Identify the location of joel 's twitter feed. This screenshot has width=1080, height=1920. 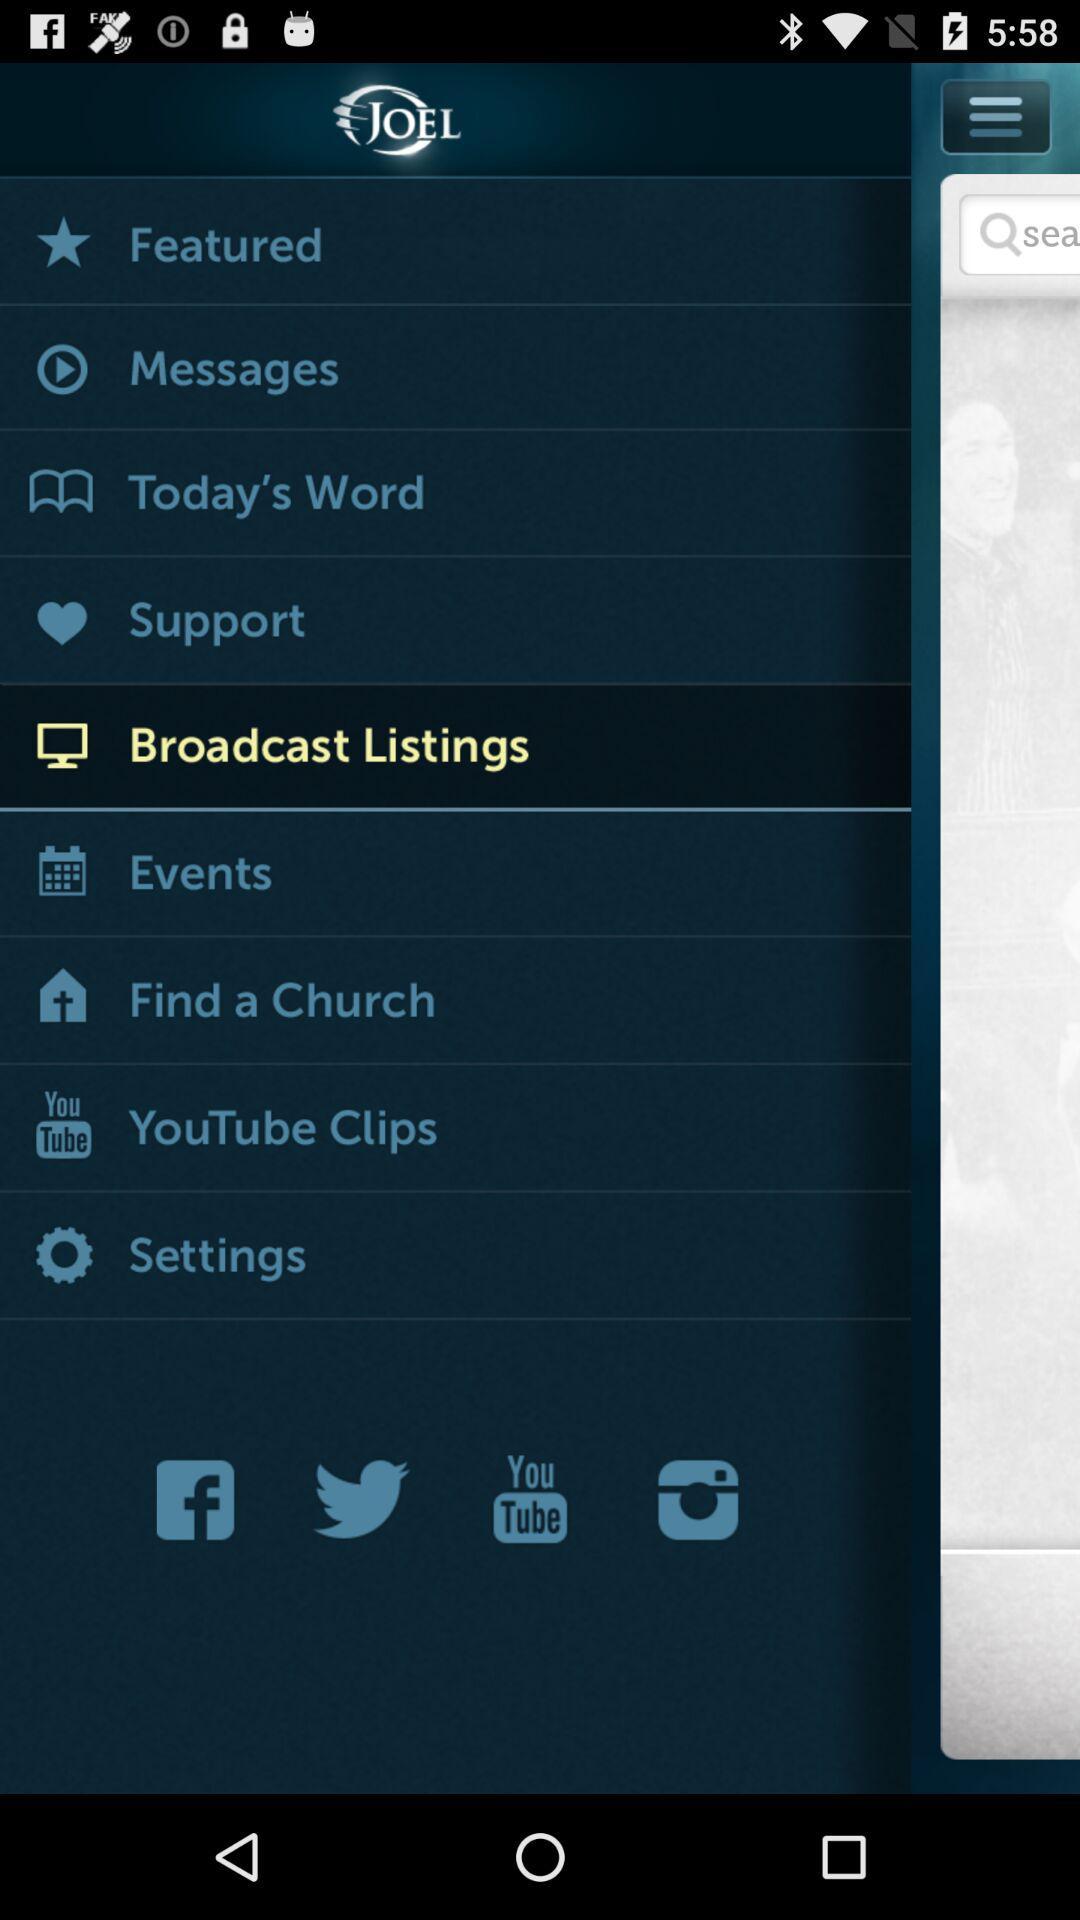
(362, 1499).